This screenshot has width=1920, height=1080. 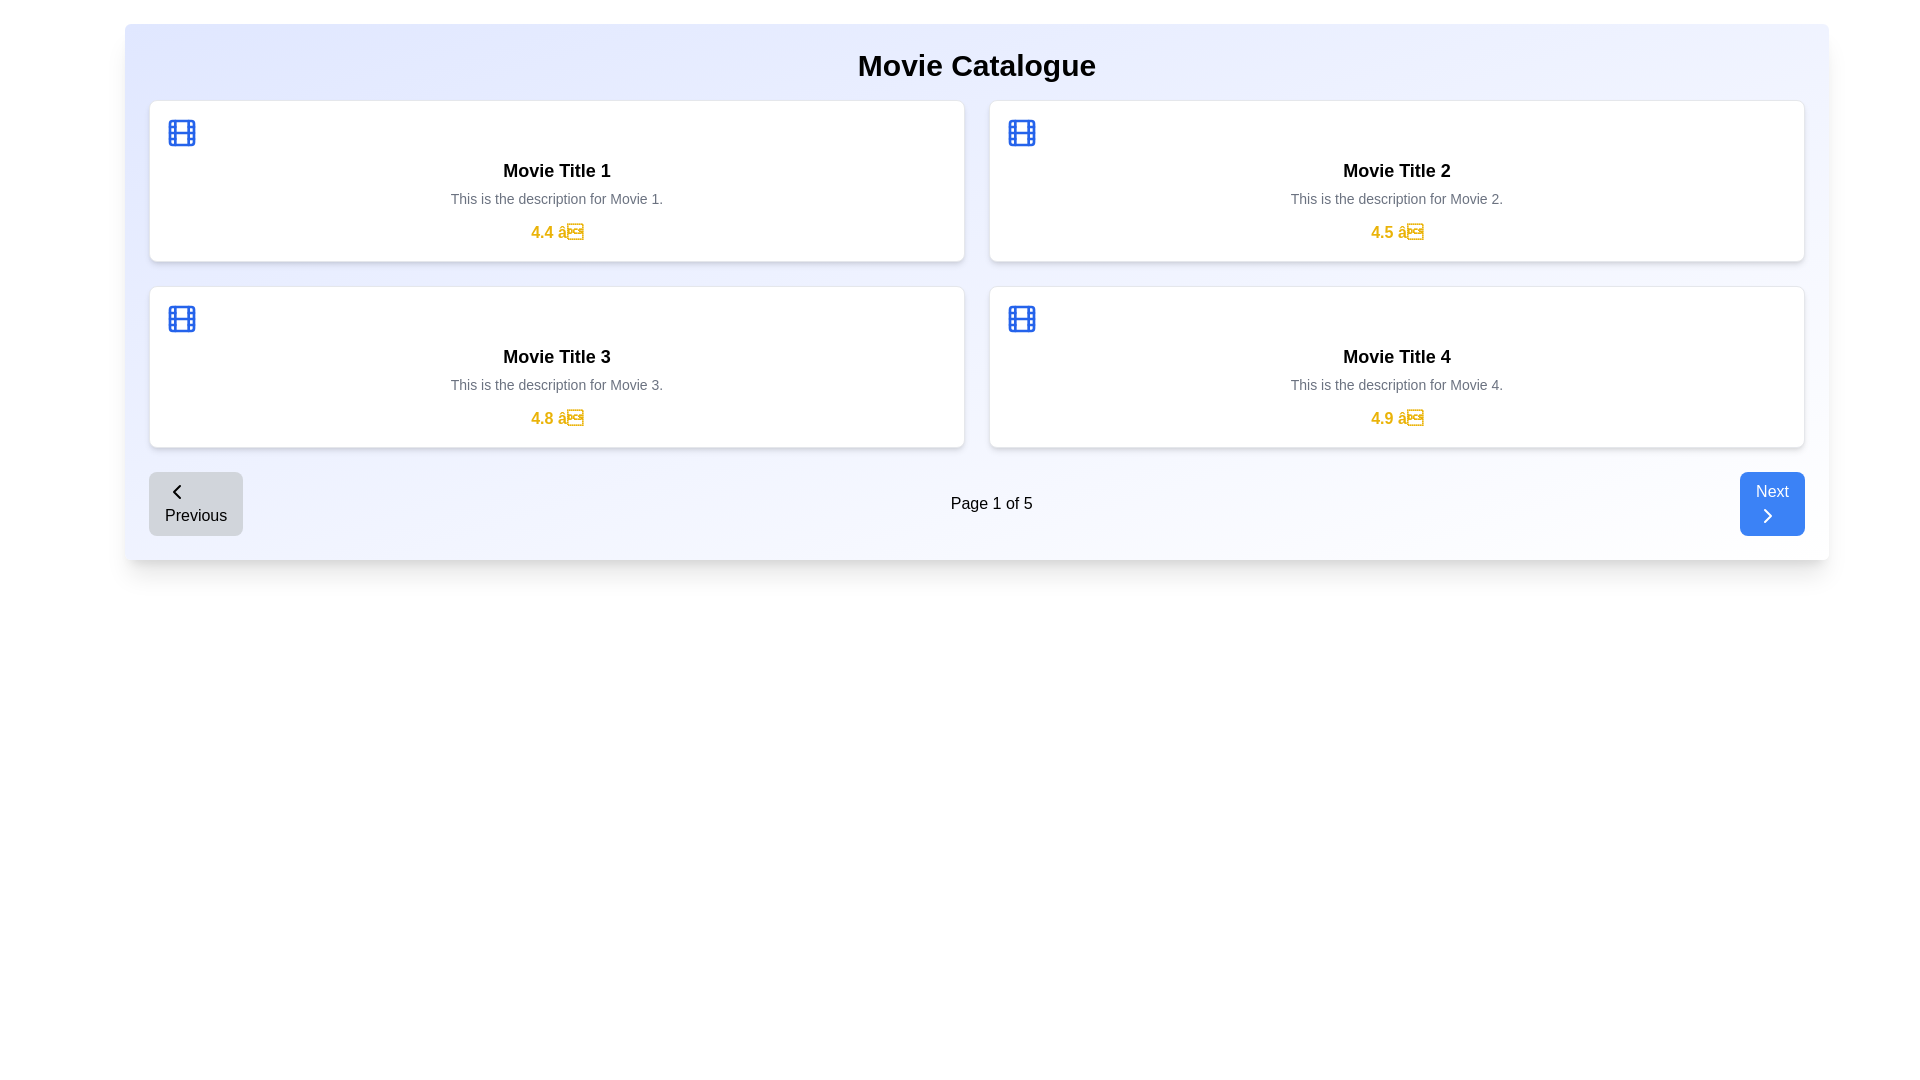 I want to click on the graphic decorative element within the film-strip icon for 'Movie Title 4' located at the top-right corner of the card, so click(x=1022, y=318).